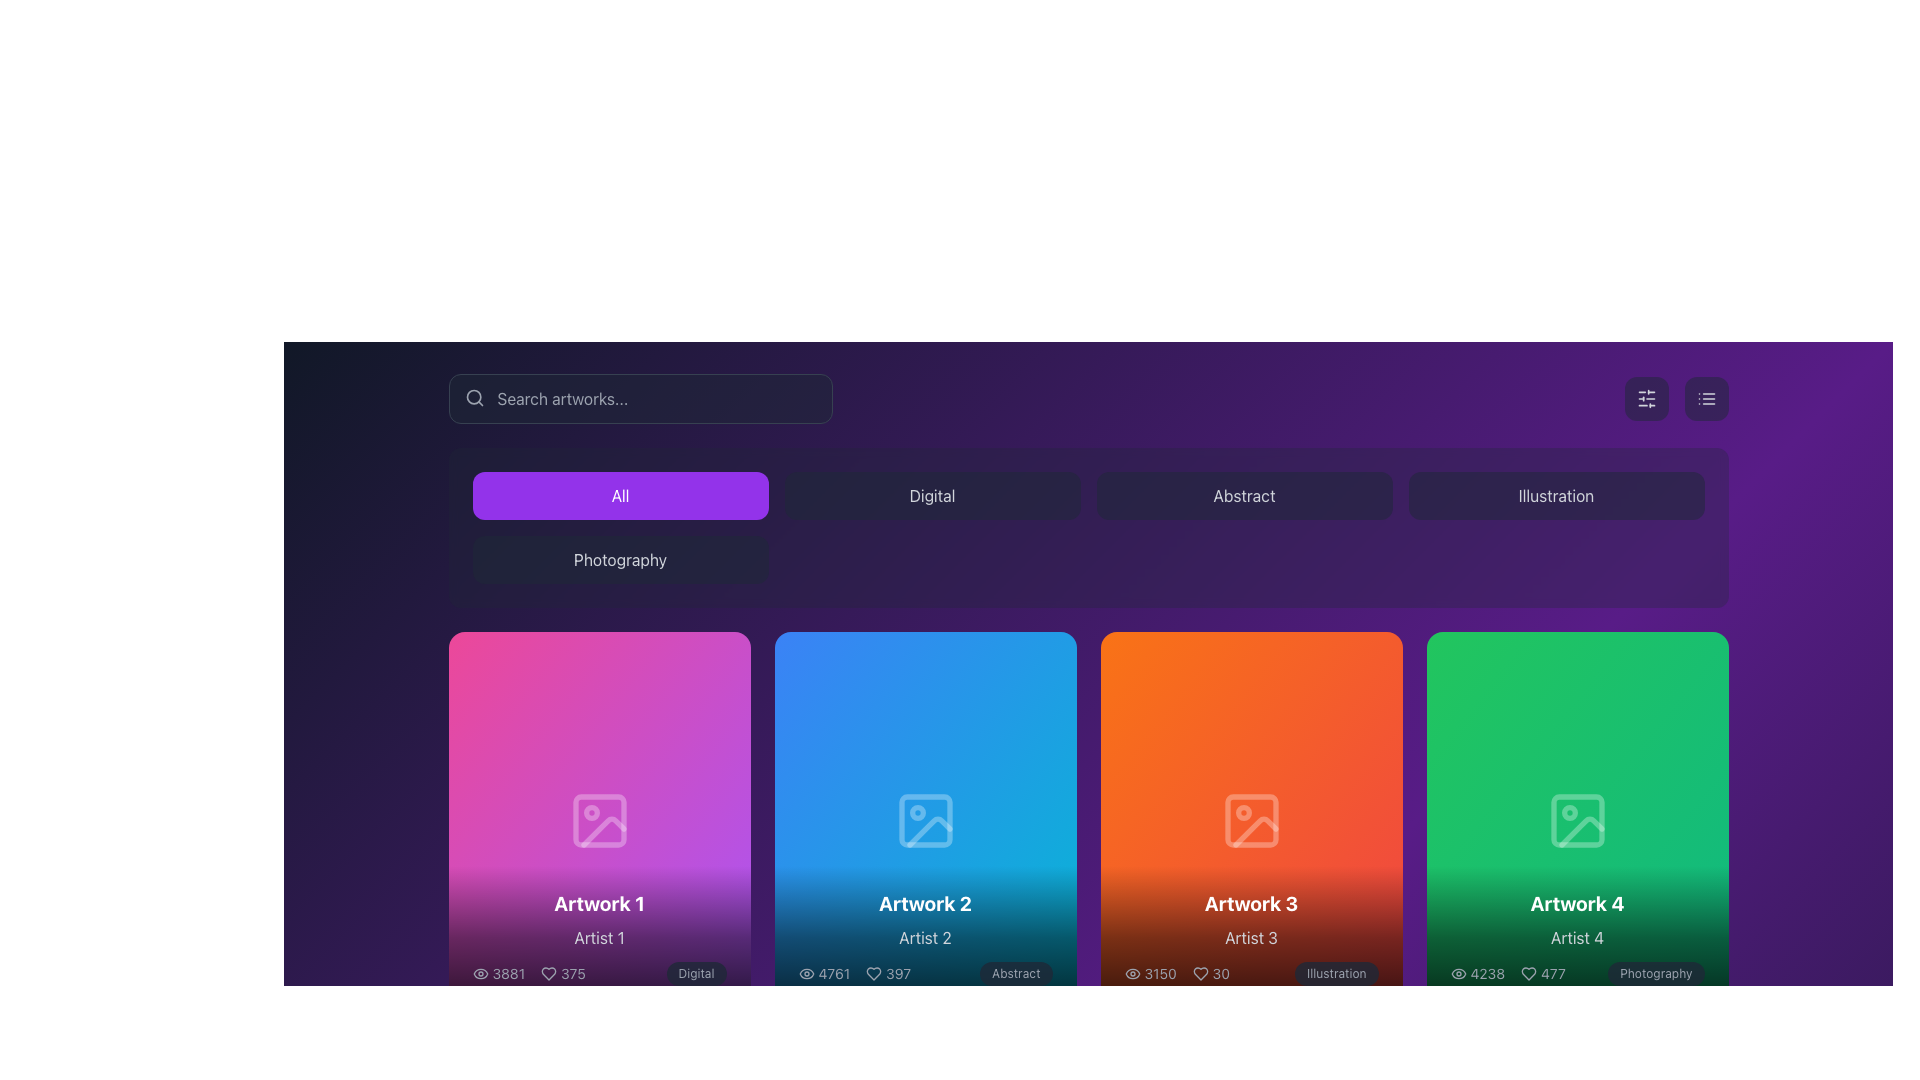 This screenshot has height=1080, width=1920. Describe the element at coordinates (924, 903) in the screenshot. I see `bold white text element labeled 'Artwork 2', which is prominently displayed in a large font size within the second card of a horizontally aligned grid` at that location.